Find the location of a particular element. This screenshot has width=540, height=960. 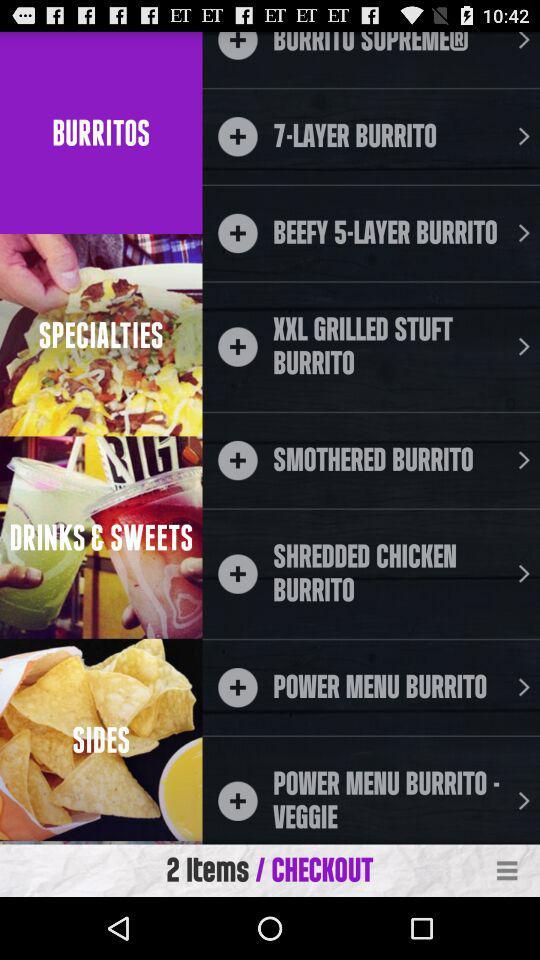

the menu icon is located at coordinates (507, 931).